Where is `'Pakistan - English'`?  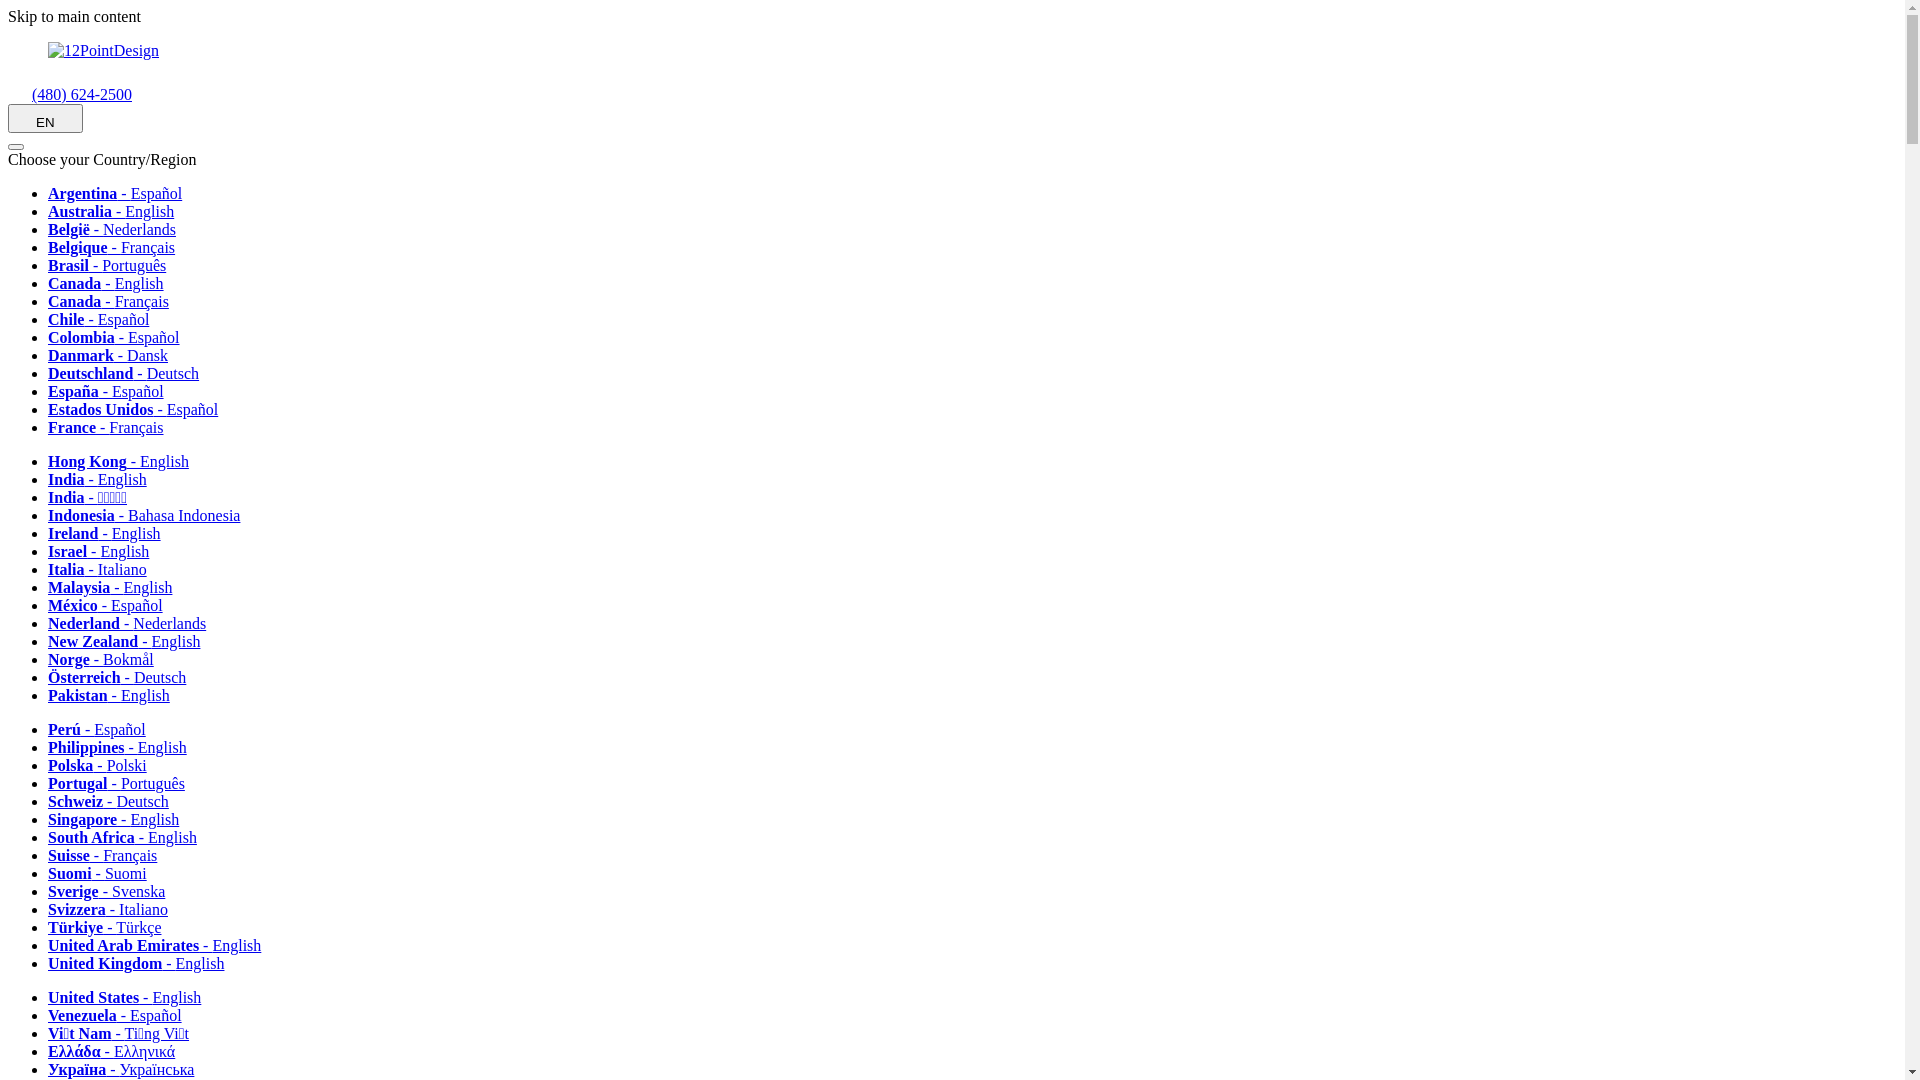
'Pakistan - English' is located at coordinates (114, 694).